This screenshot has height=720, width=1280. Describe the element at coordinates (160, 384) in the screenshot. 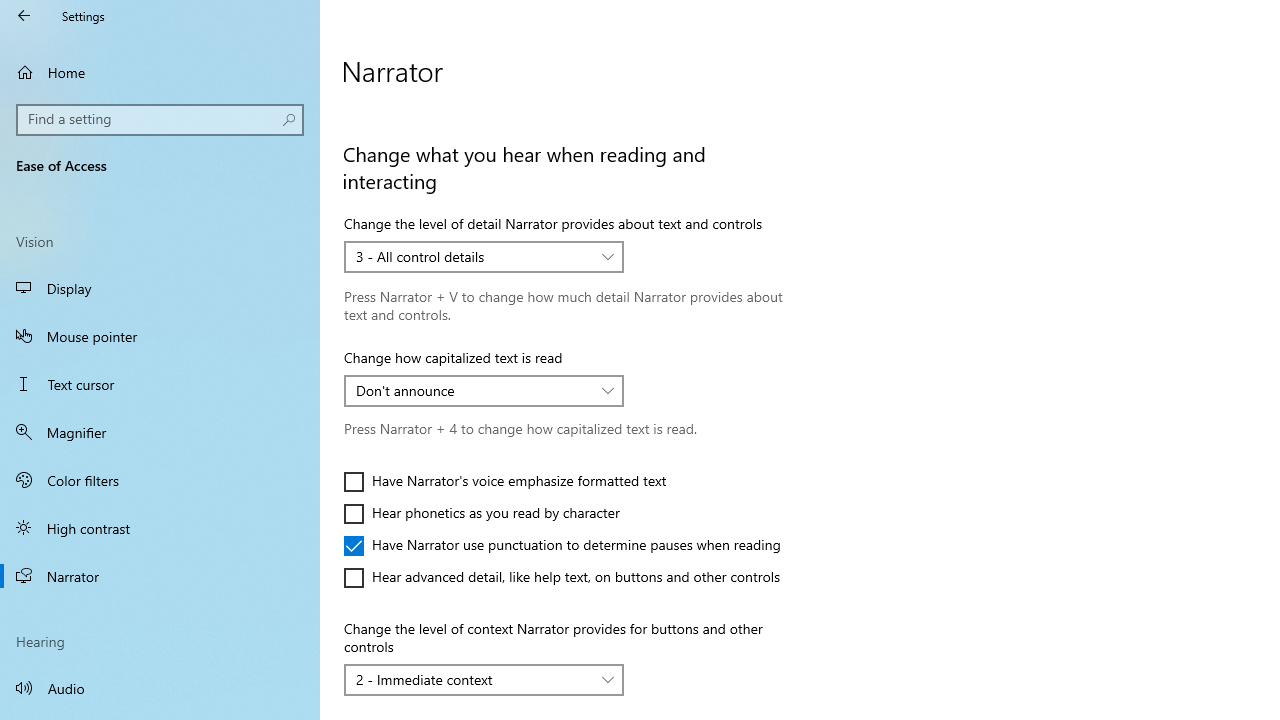

I see `'Text cursor'` at that location.